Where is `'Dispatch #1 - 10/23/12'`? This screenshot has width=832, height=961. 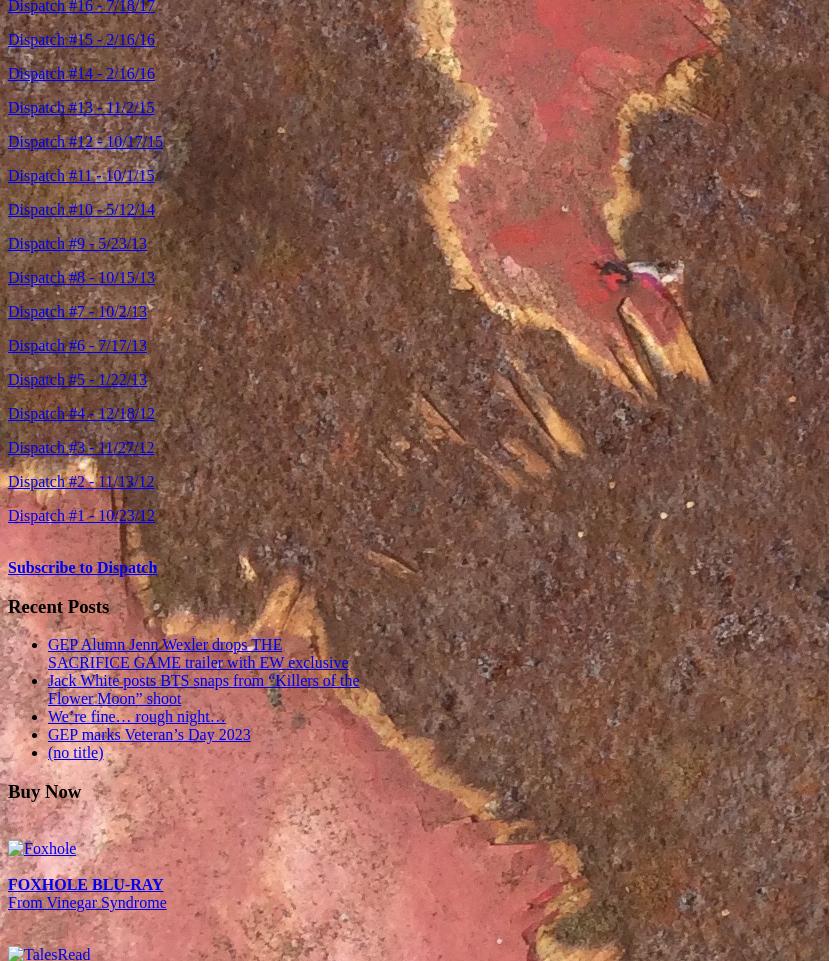 'Dispatch #1 - 10/23/12' is located at coordinates (7, 514).